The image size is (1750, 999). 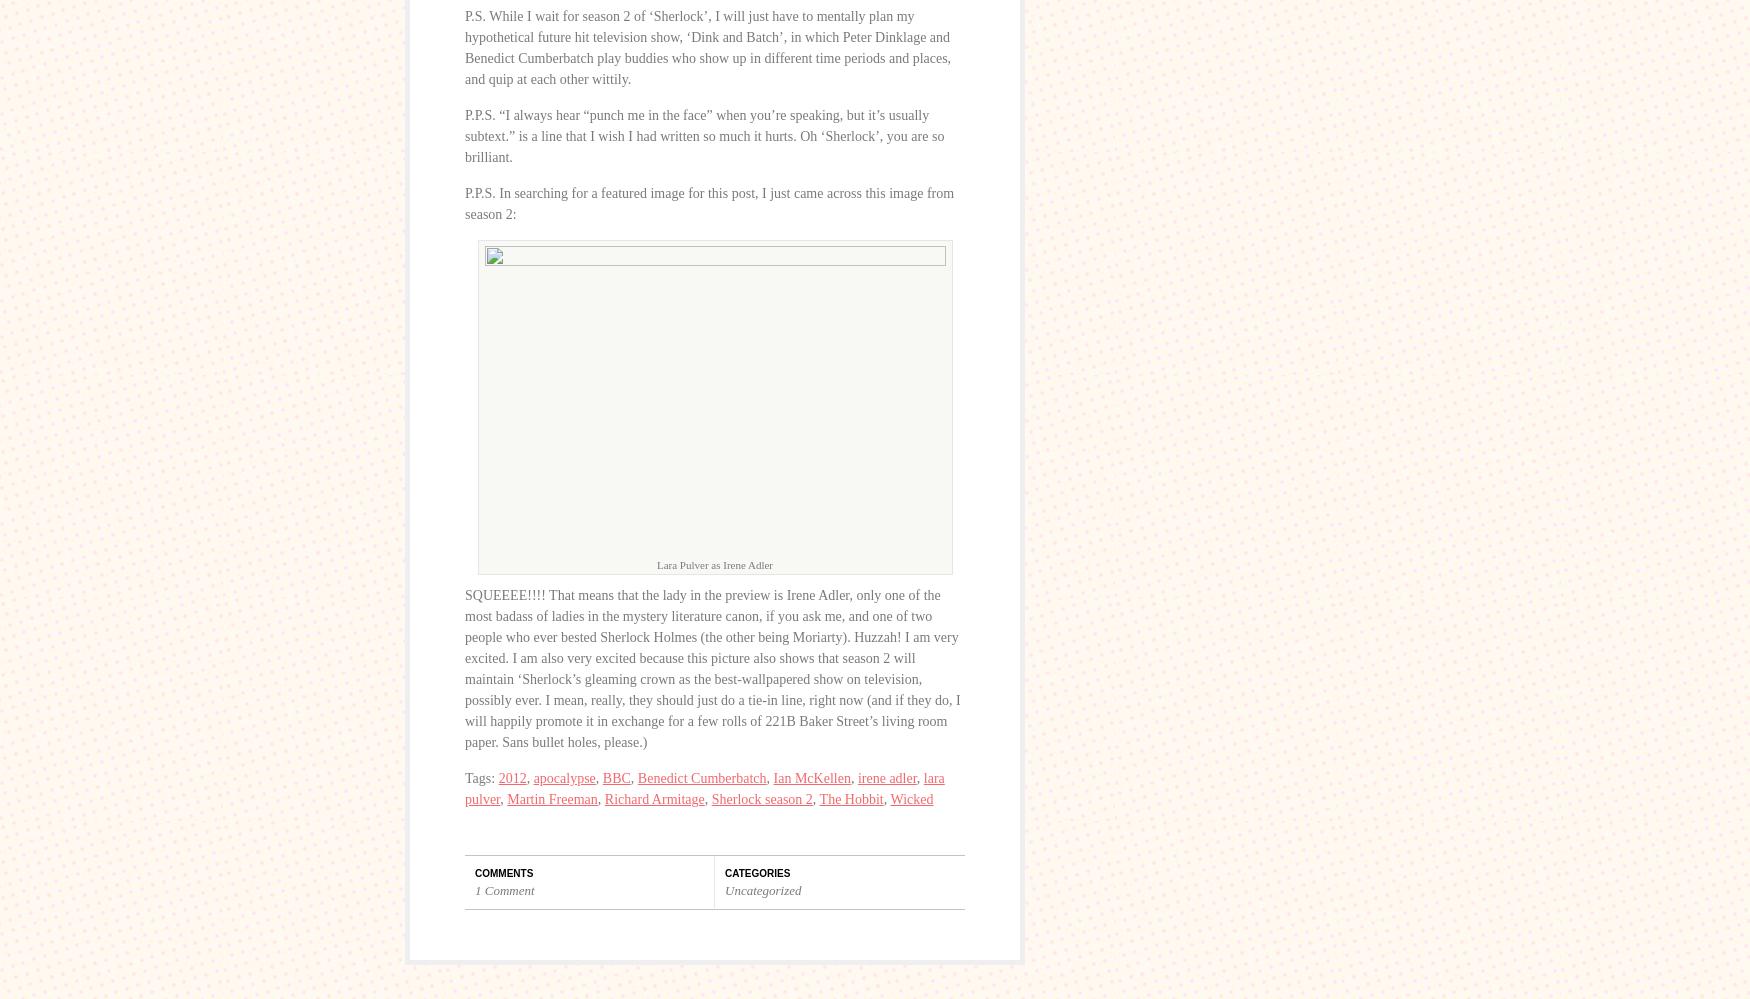 I want to click on 'Ian McKellen', so click(x=810, y=778).